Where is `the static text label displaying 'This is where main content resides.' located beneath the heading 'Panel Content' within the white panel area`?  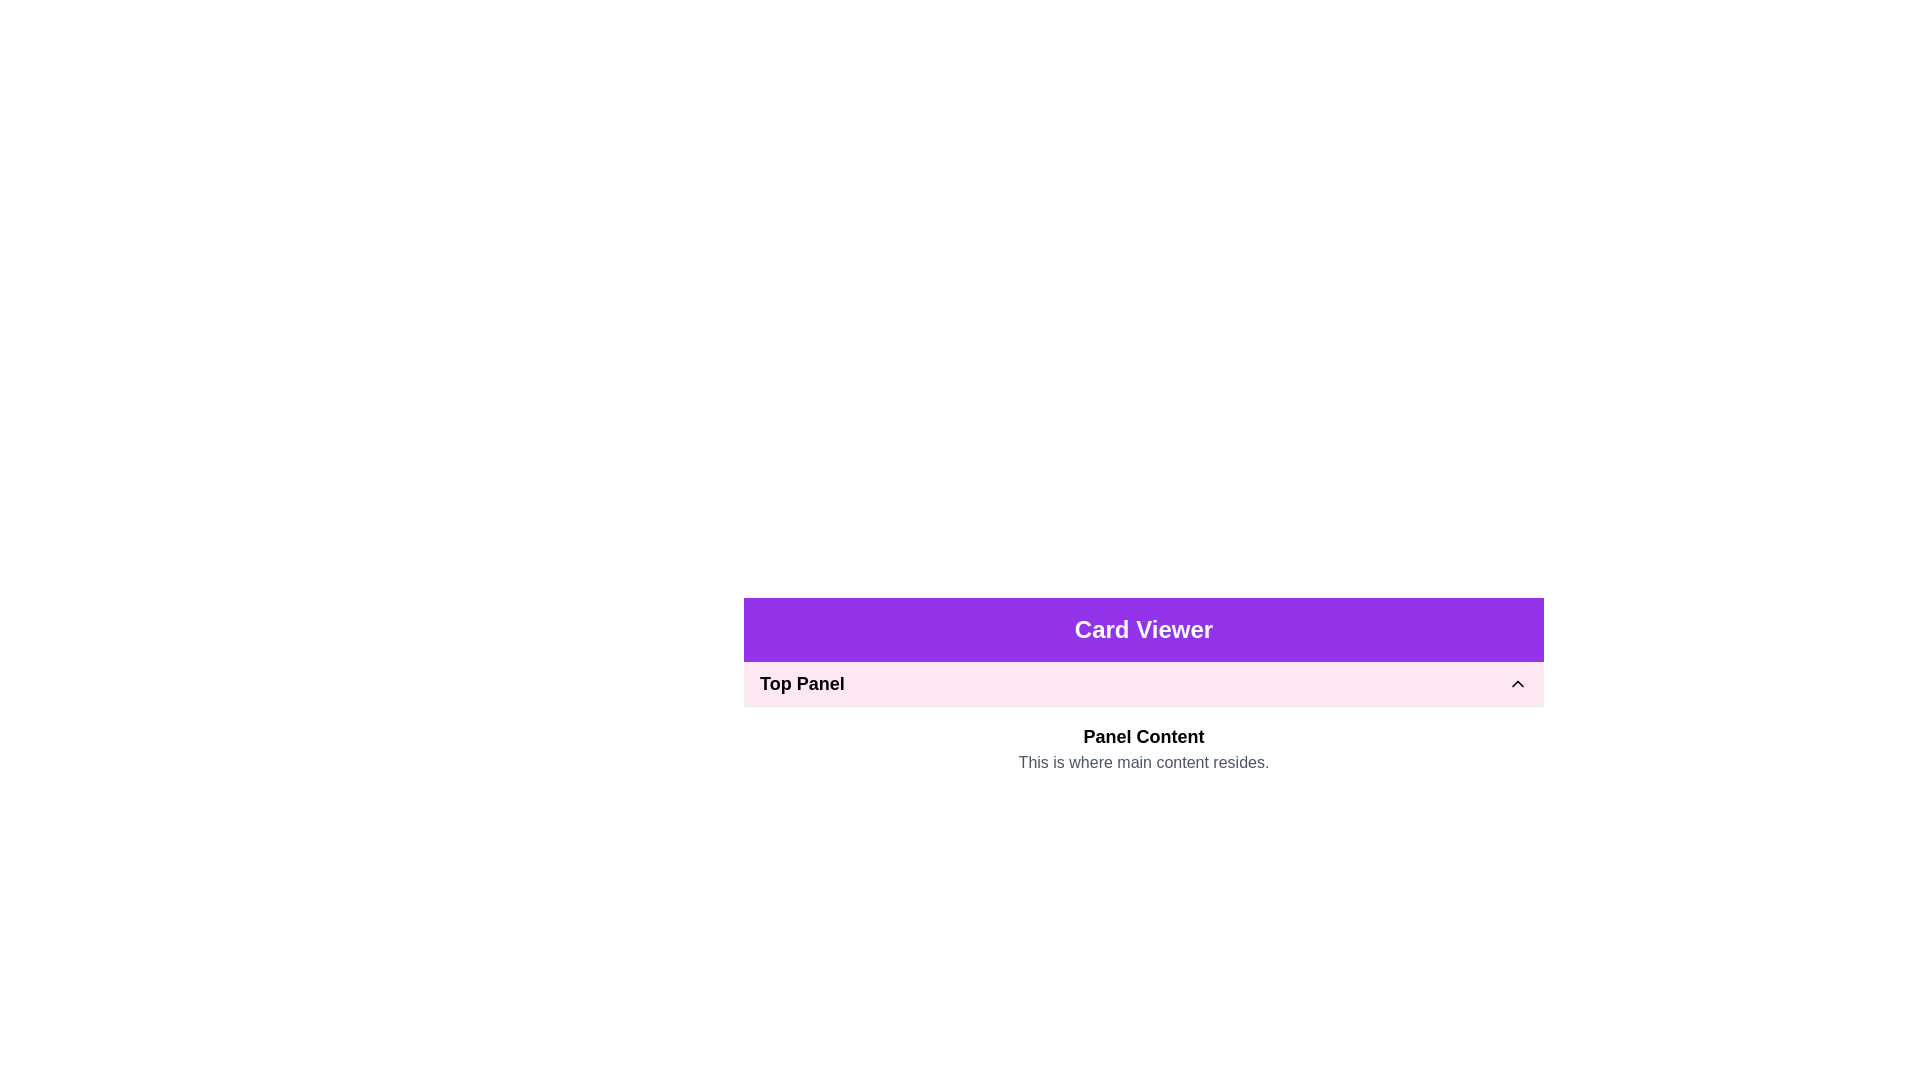 the static text label displaying 'This is where main content resides.' located beneath the heading 'Panel Content' within the white panel area is located at coordinates (1143, 763).